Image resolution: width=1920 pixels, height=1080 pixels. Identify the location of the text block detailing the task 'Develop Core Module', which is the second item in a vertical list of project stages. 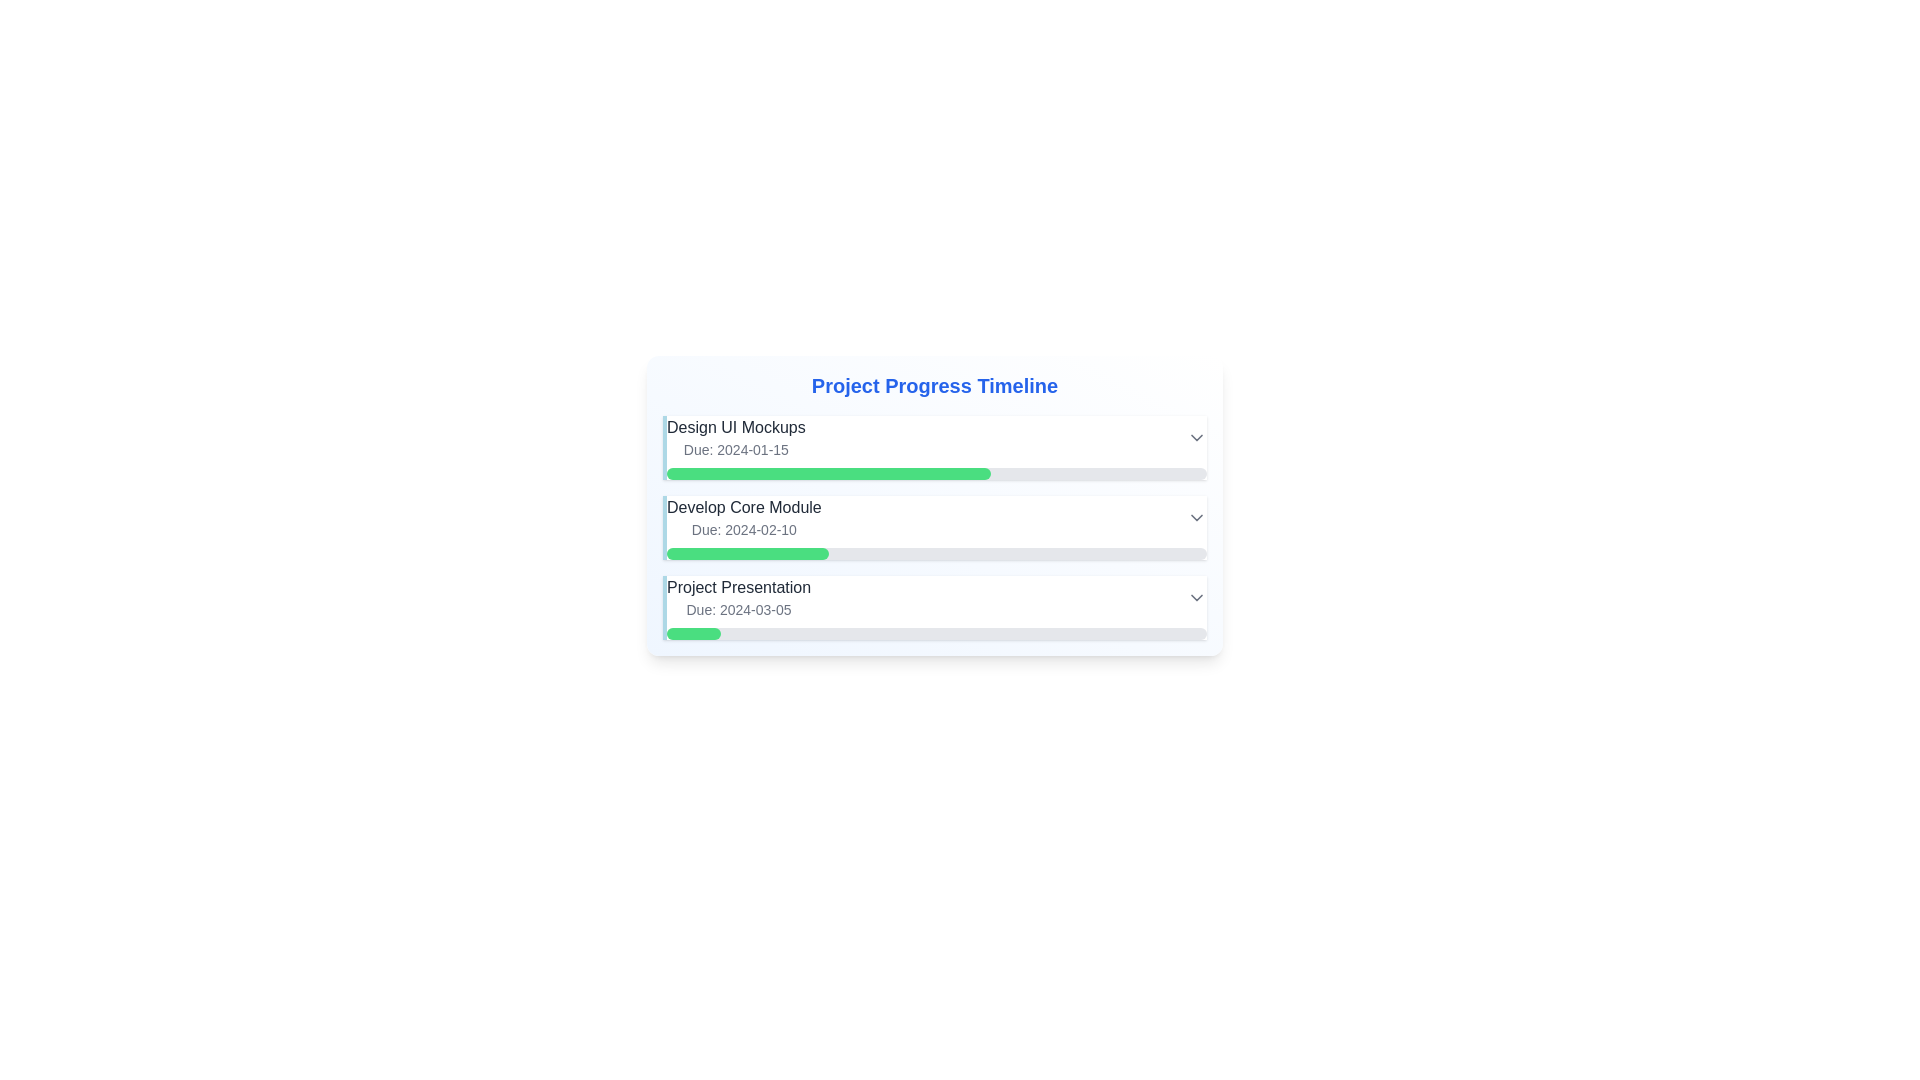
(743, 516).